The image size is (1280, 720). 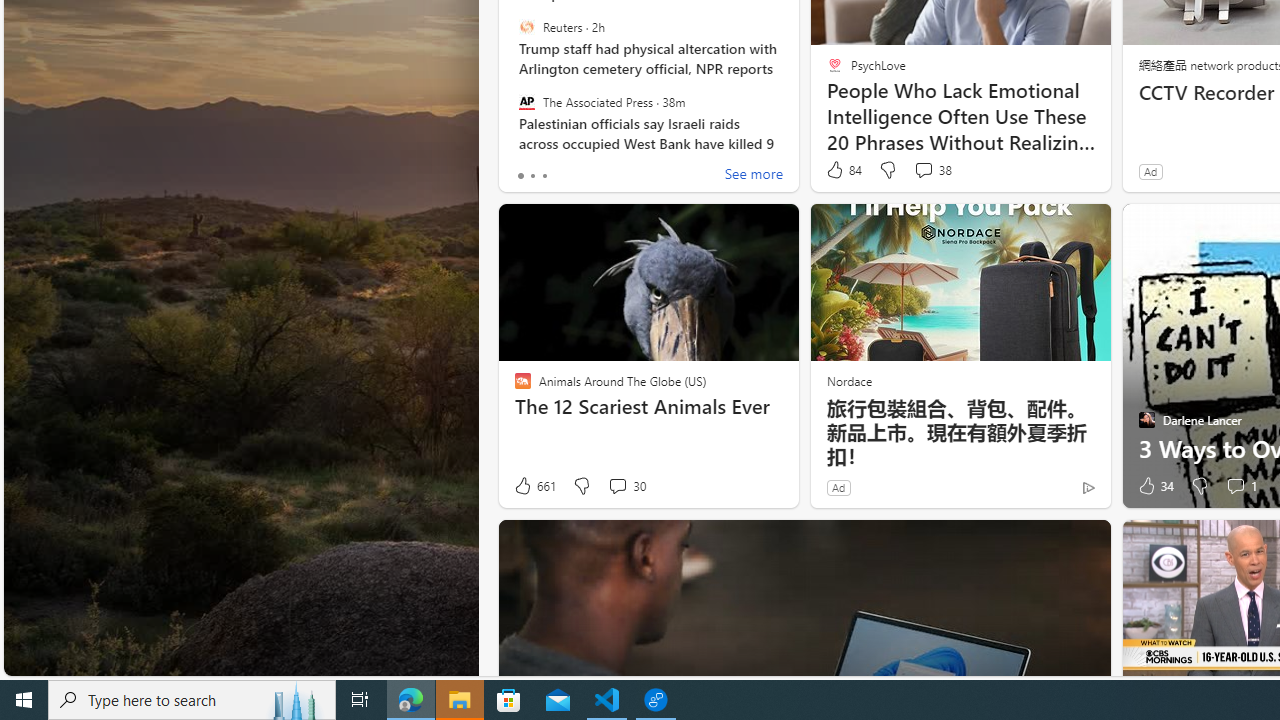 What do you see at coordinates (526, 27) in the screenshot?
I see `'Reuters'` at bounding box center [526, 27].